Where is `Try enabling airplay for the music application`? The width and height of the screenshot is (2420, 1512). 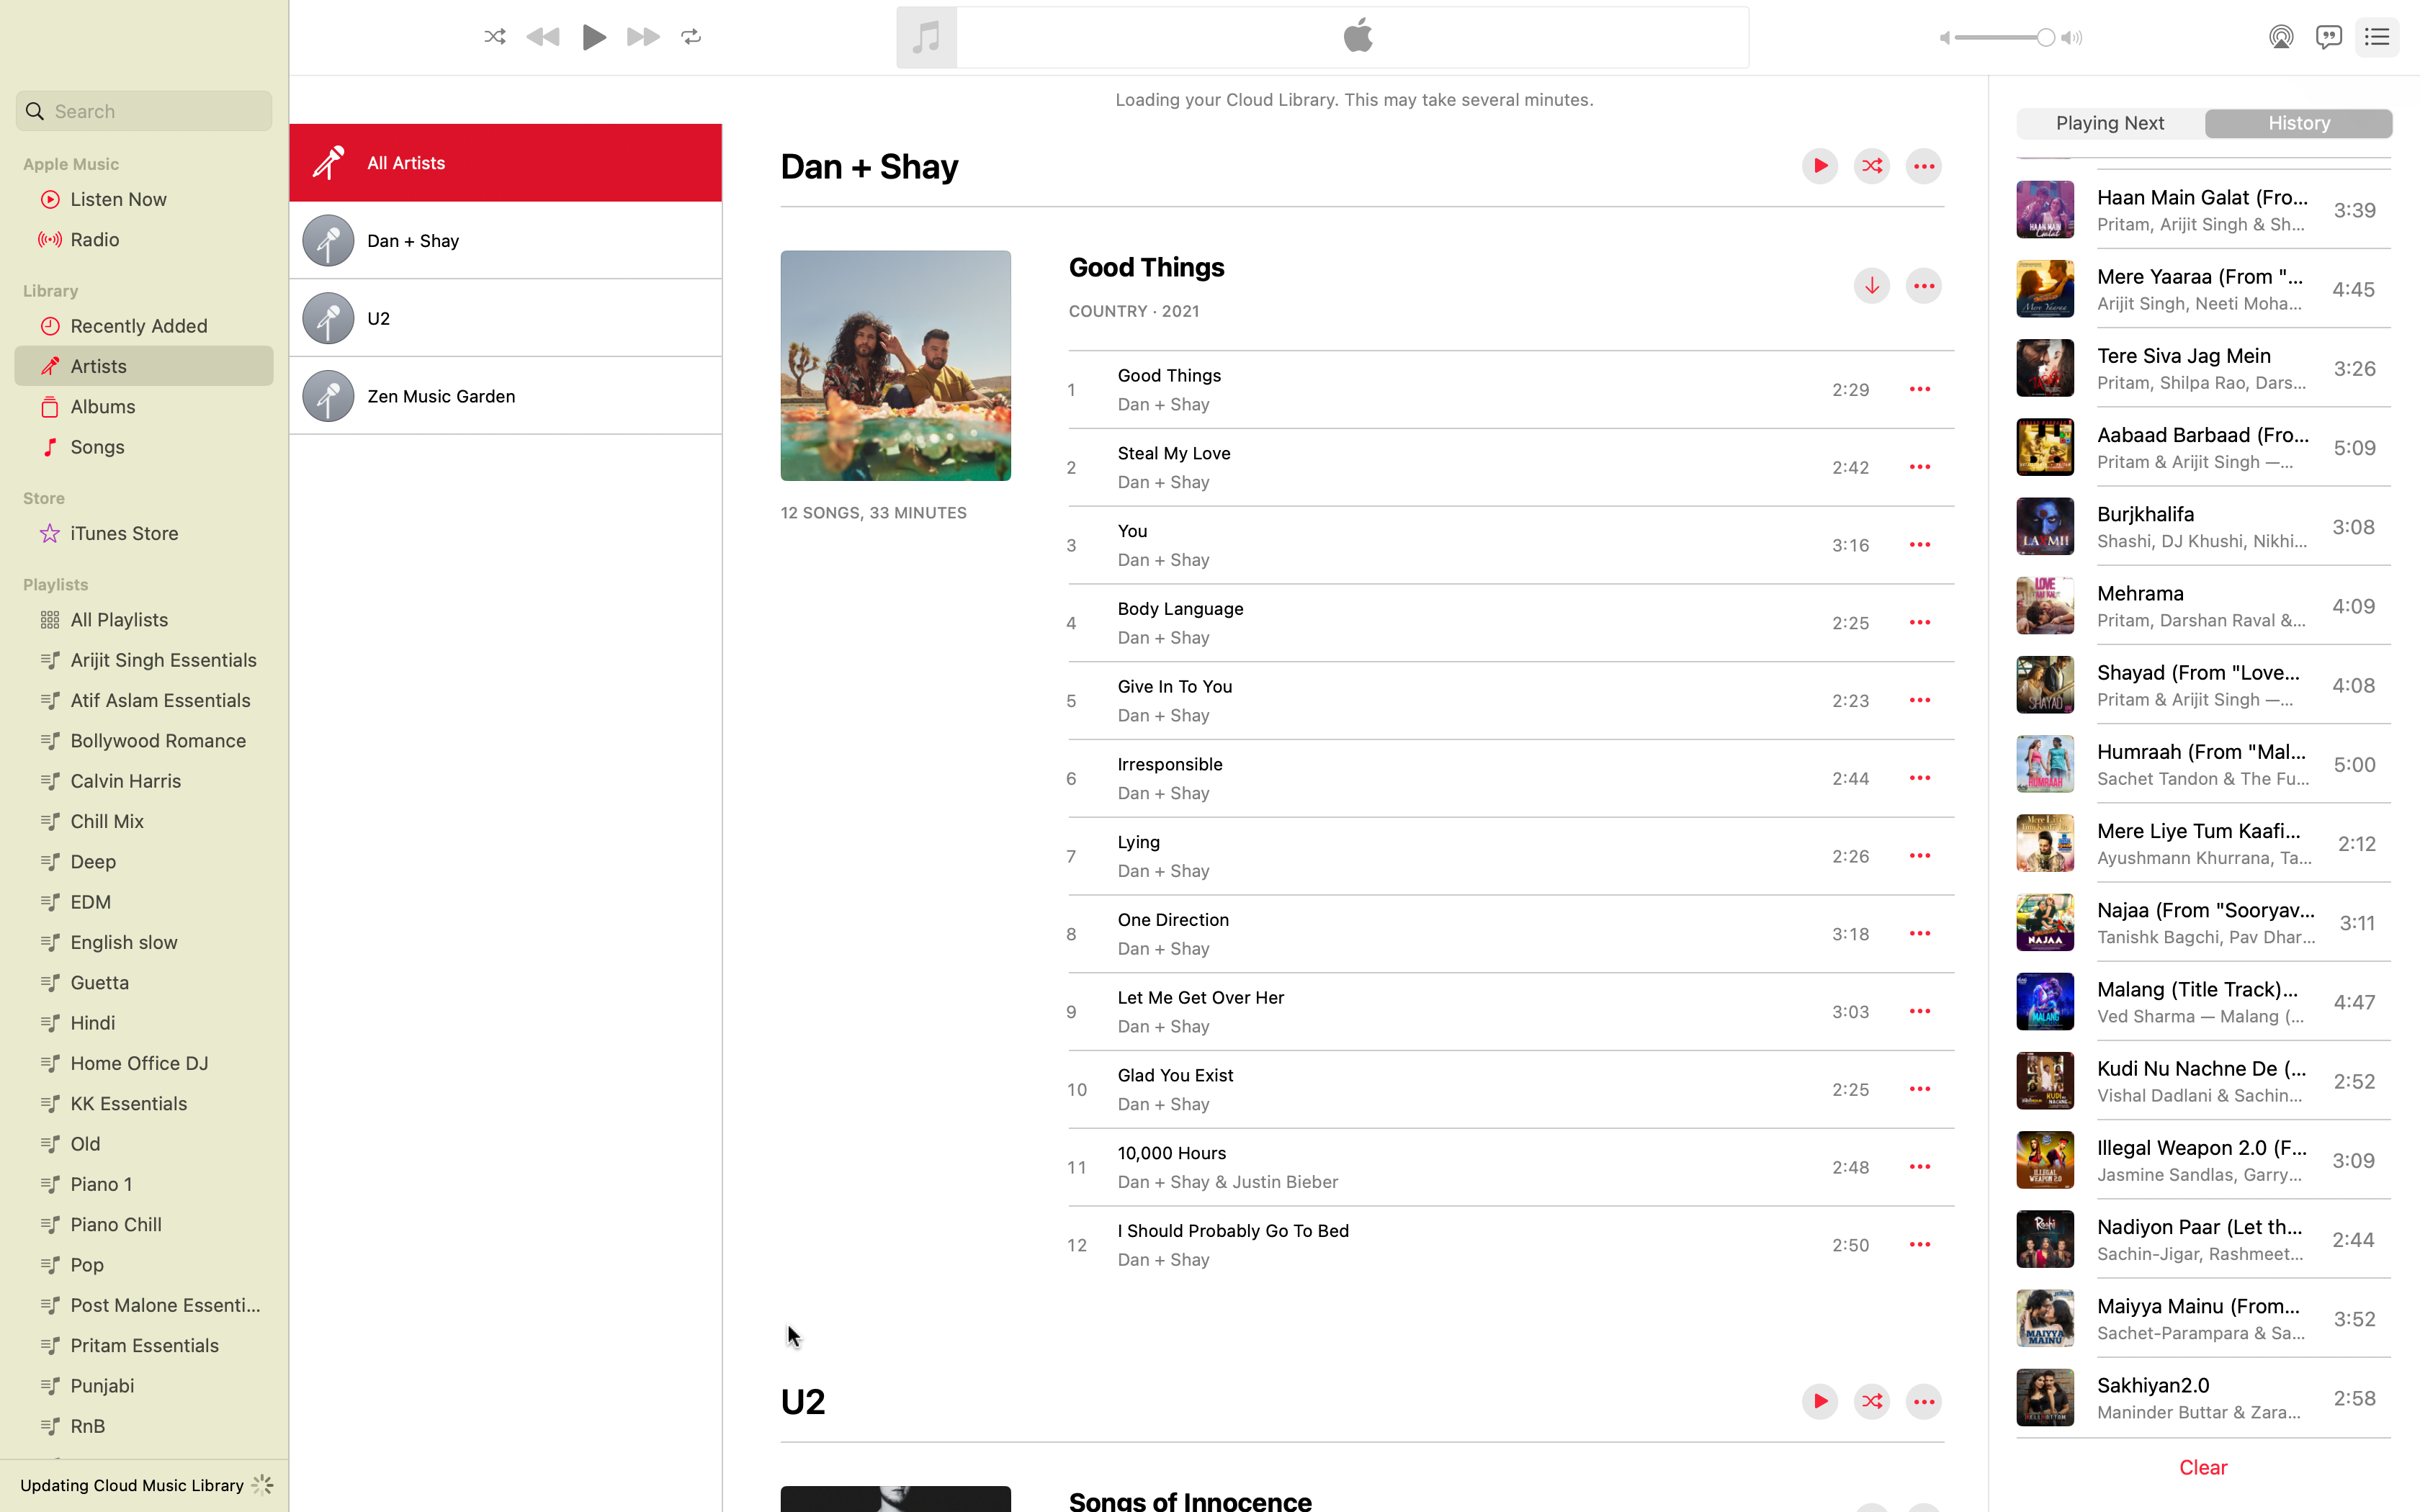
Try enabling airplay for the music application is located at coordinates (2277, 35).